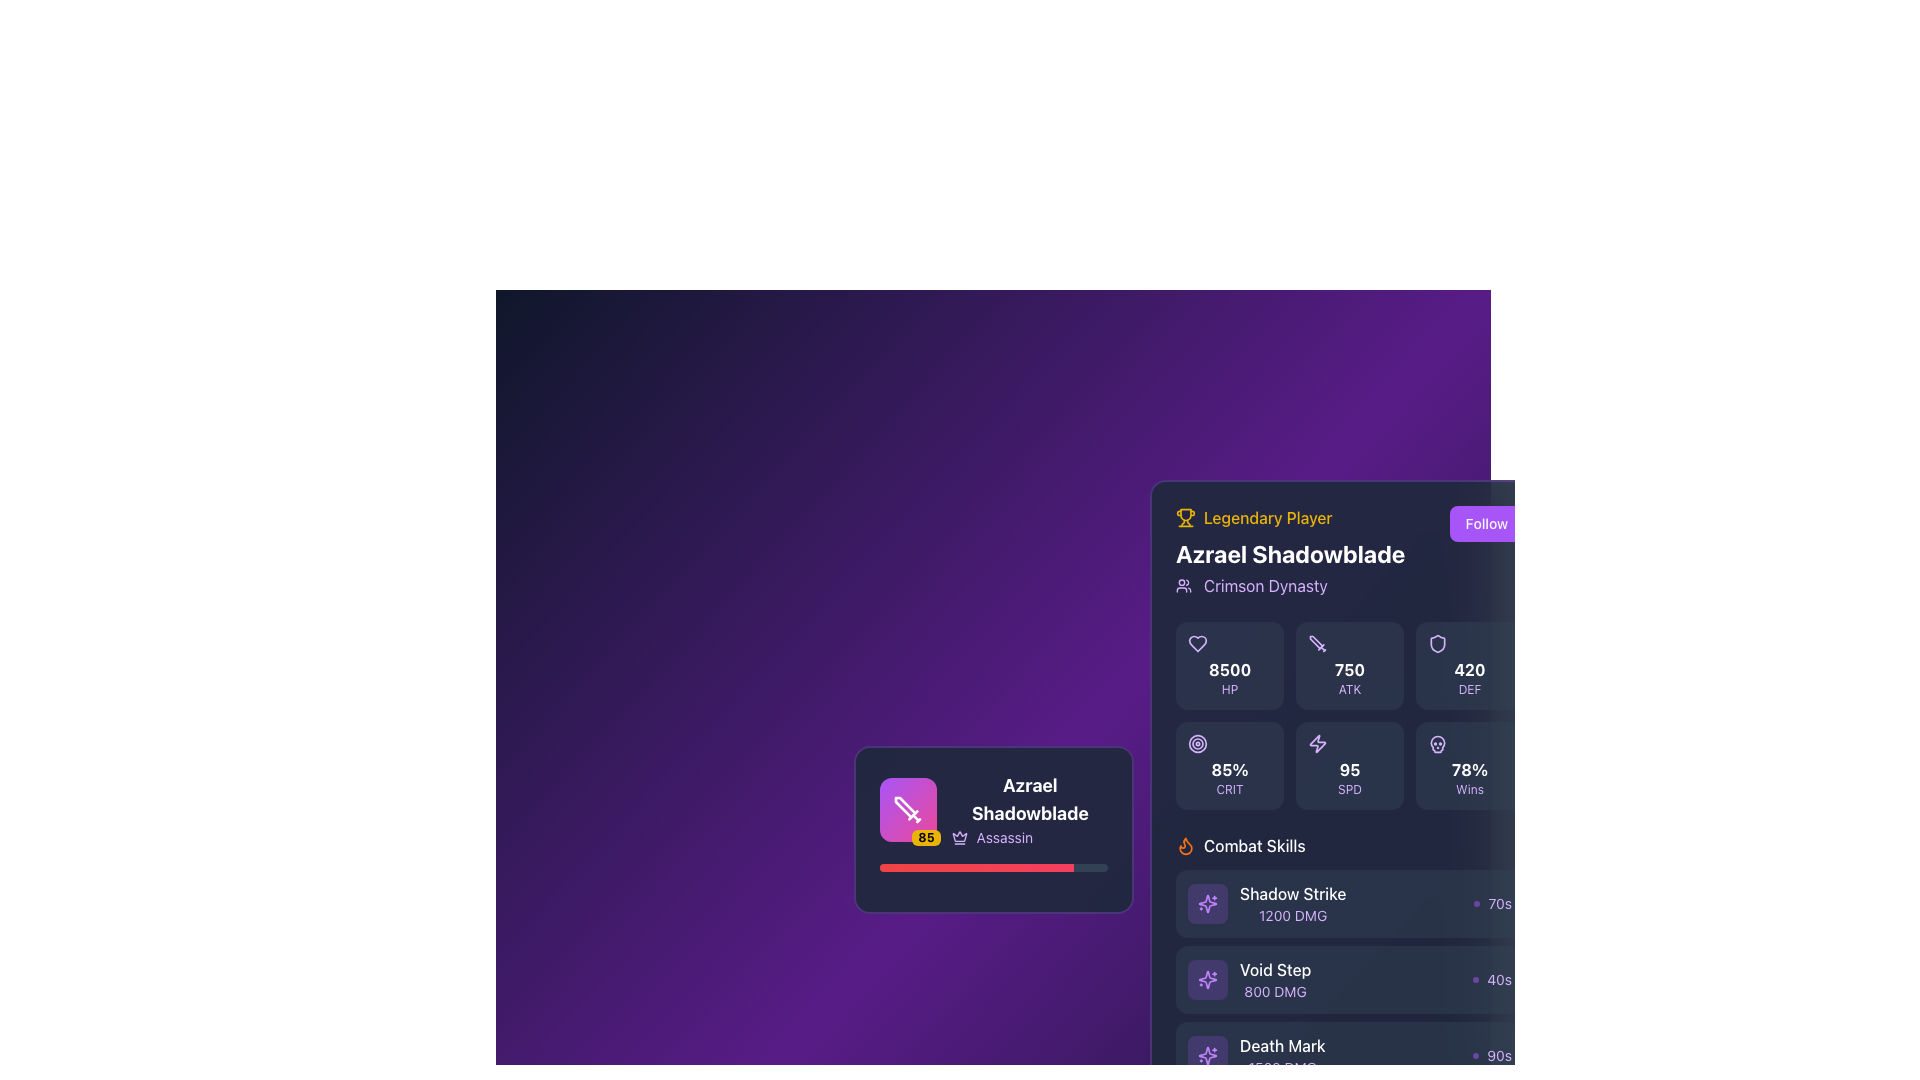 This screenshot has height=1080, width=1920. What do you see at coordinates (1029, 810) in the screenshot?
I see `the label displaying 'Azrael Shadowblade' with the role 'Assassin' and a crown icon, styled in bold white and light purple on a dark background` at bounding box center [1029, 810].